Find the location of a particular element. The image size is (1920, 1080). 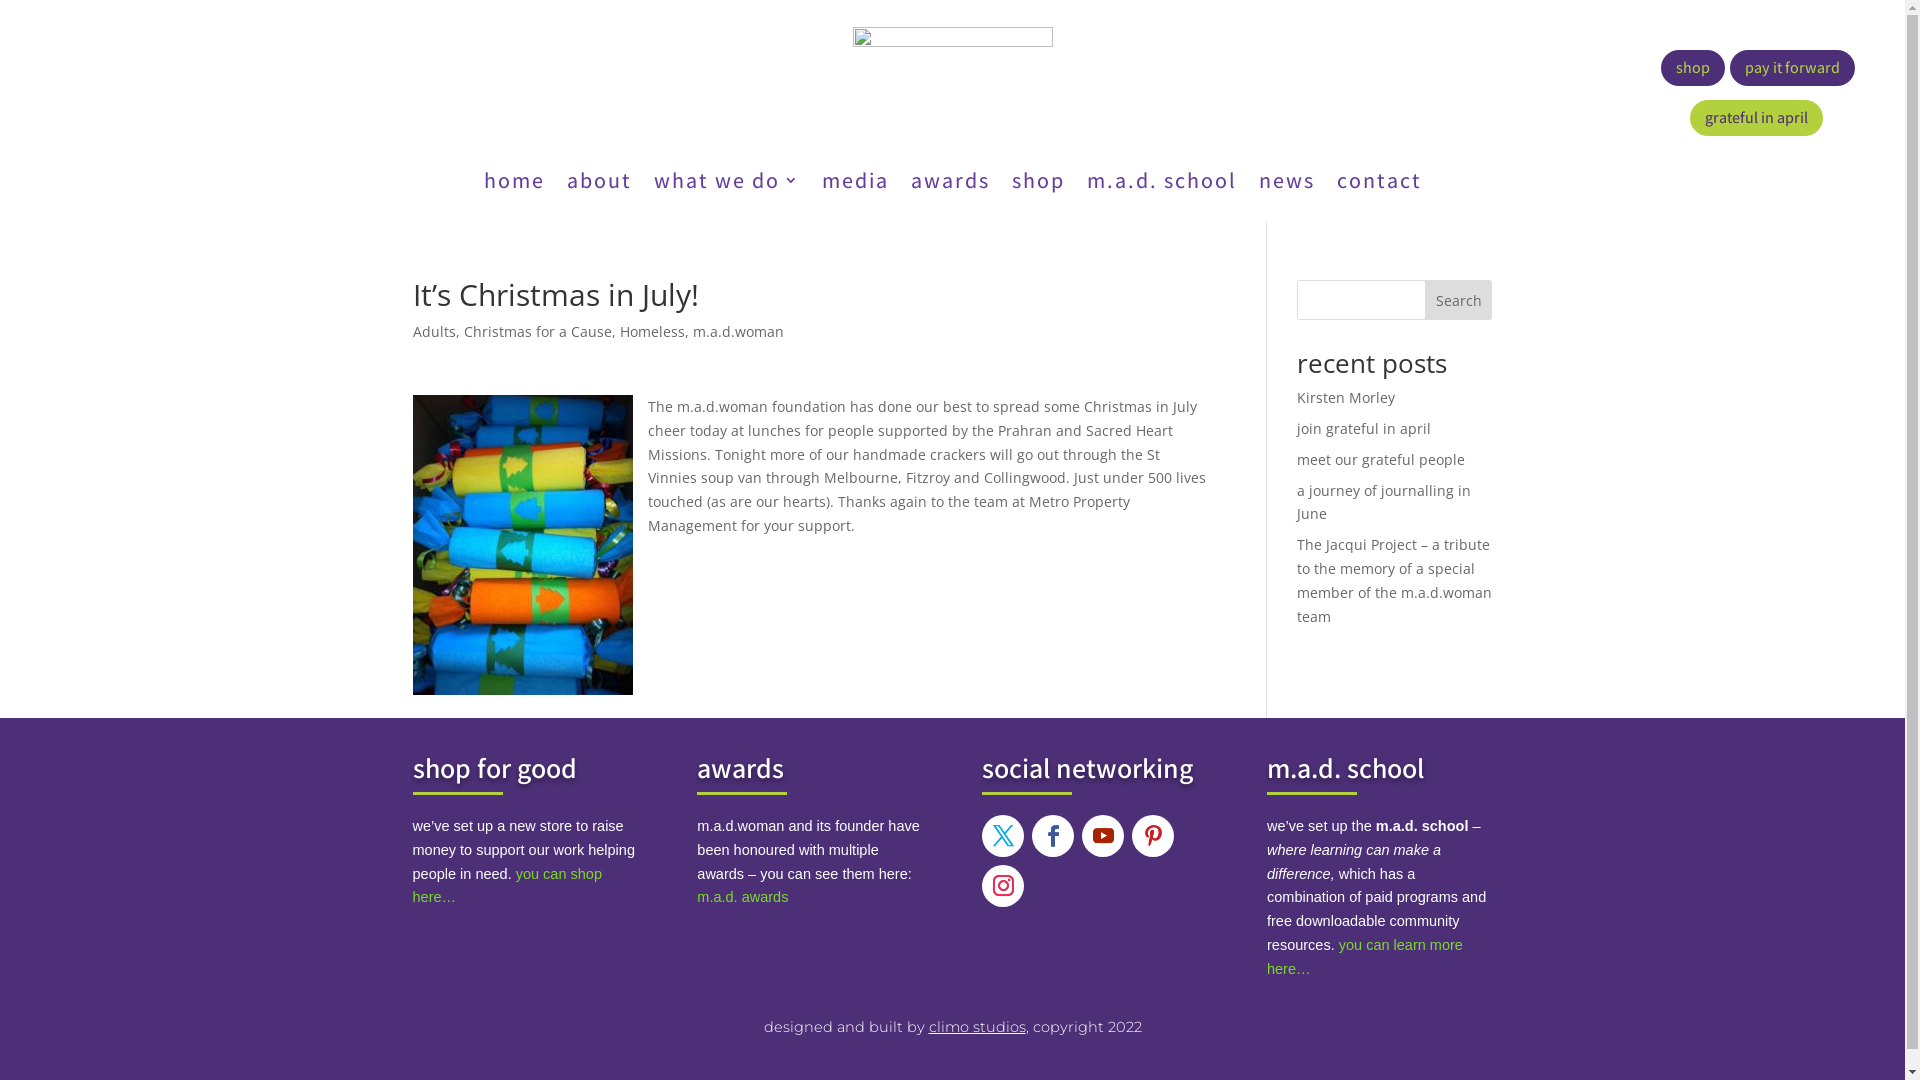

'meet our grateful people' is located at coordinates (1296, 459).